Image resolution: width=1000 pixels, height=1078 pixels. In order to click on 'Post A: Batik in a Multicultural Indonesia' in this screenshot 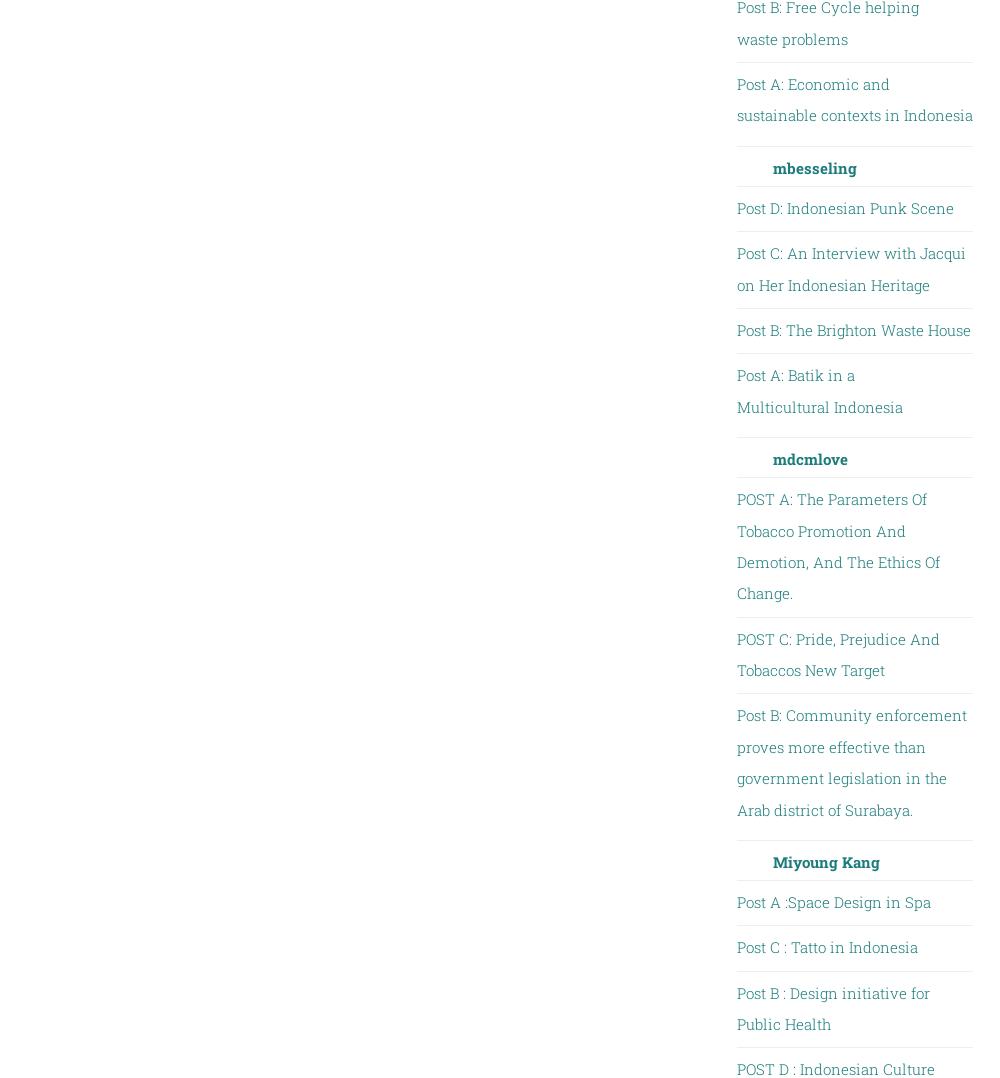, I will do `click(818, 389)`.